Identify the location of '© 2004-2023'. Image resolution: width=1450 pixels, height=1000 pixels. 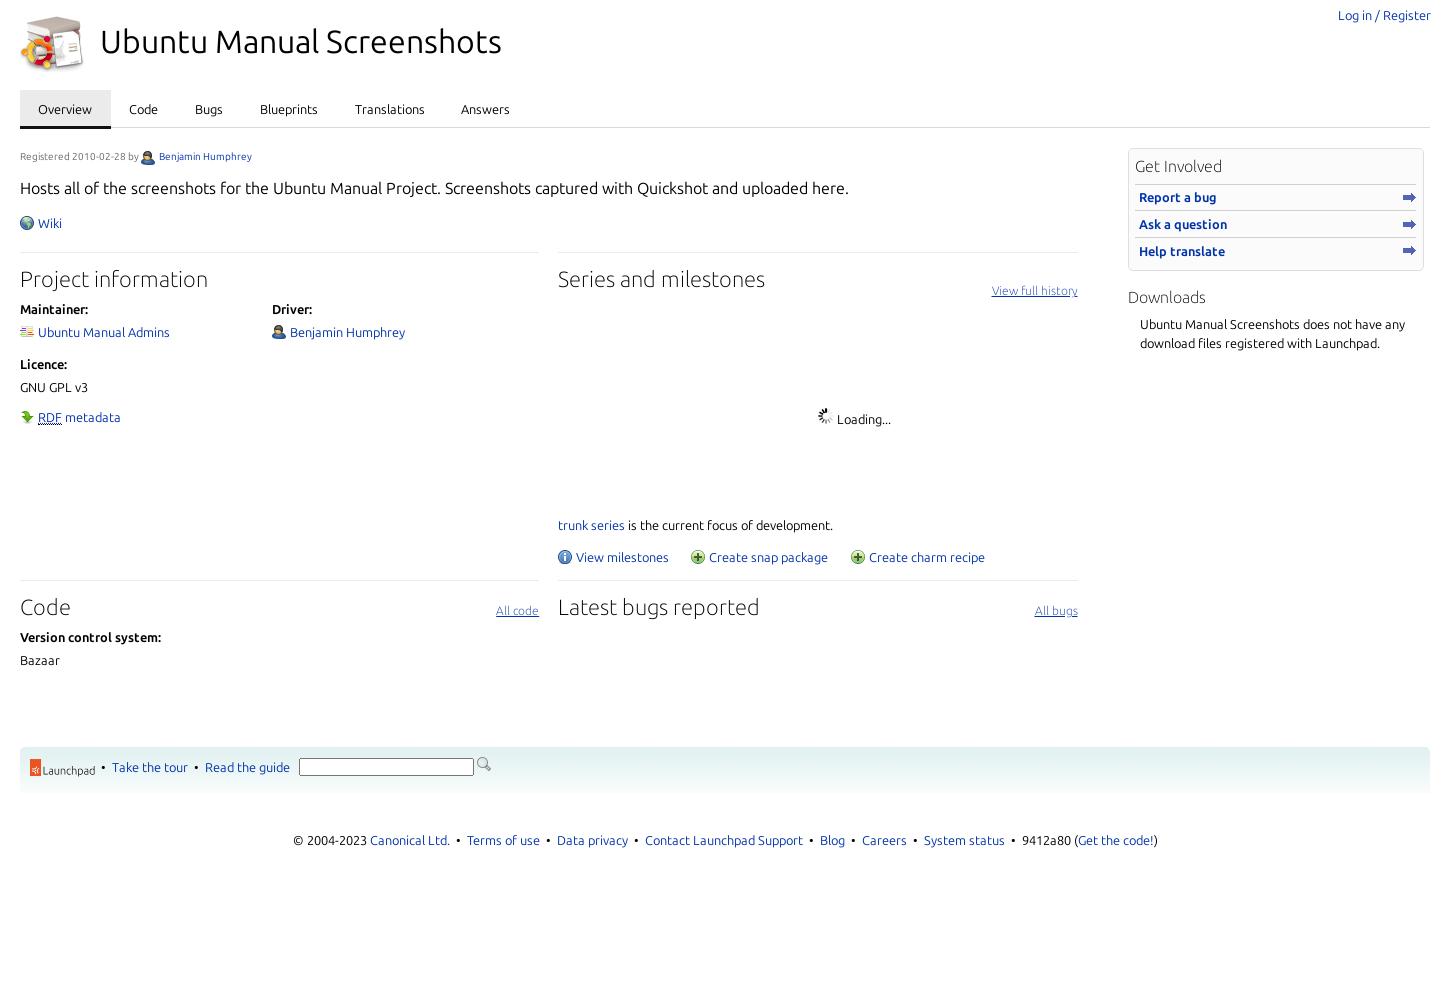
(330, 839).